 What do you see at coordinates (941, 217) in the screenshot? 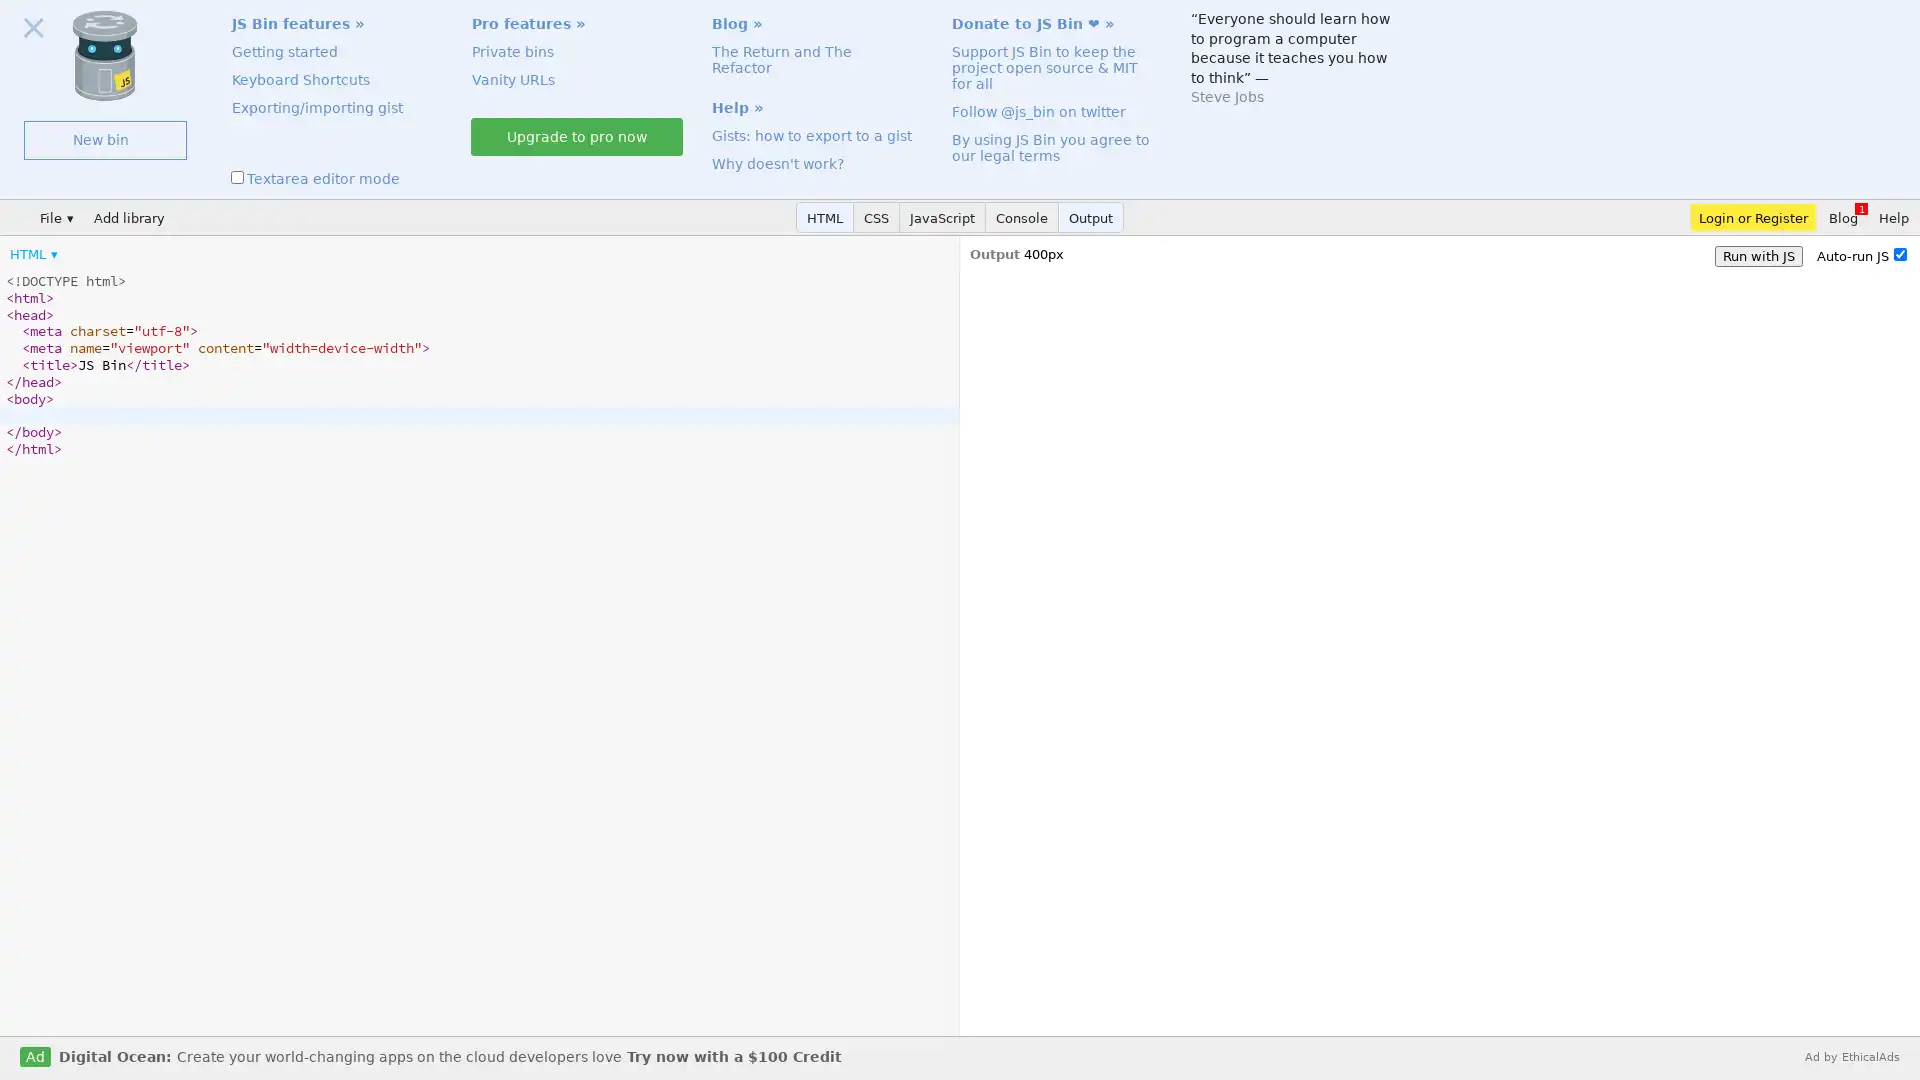
I see `JavaScript Panel: Inactive` at bounding box center [941, 217].